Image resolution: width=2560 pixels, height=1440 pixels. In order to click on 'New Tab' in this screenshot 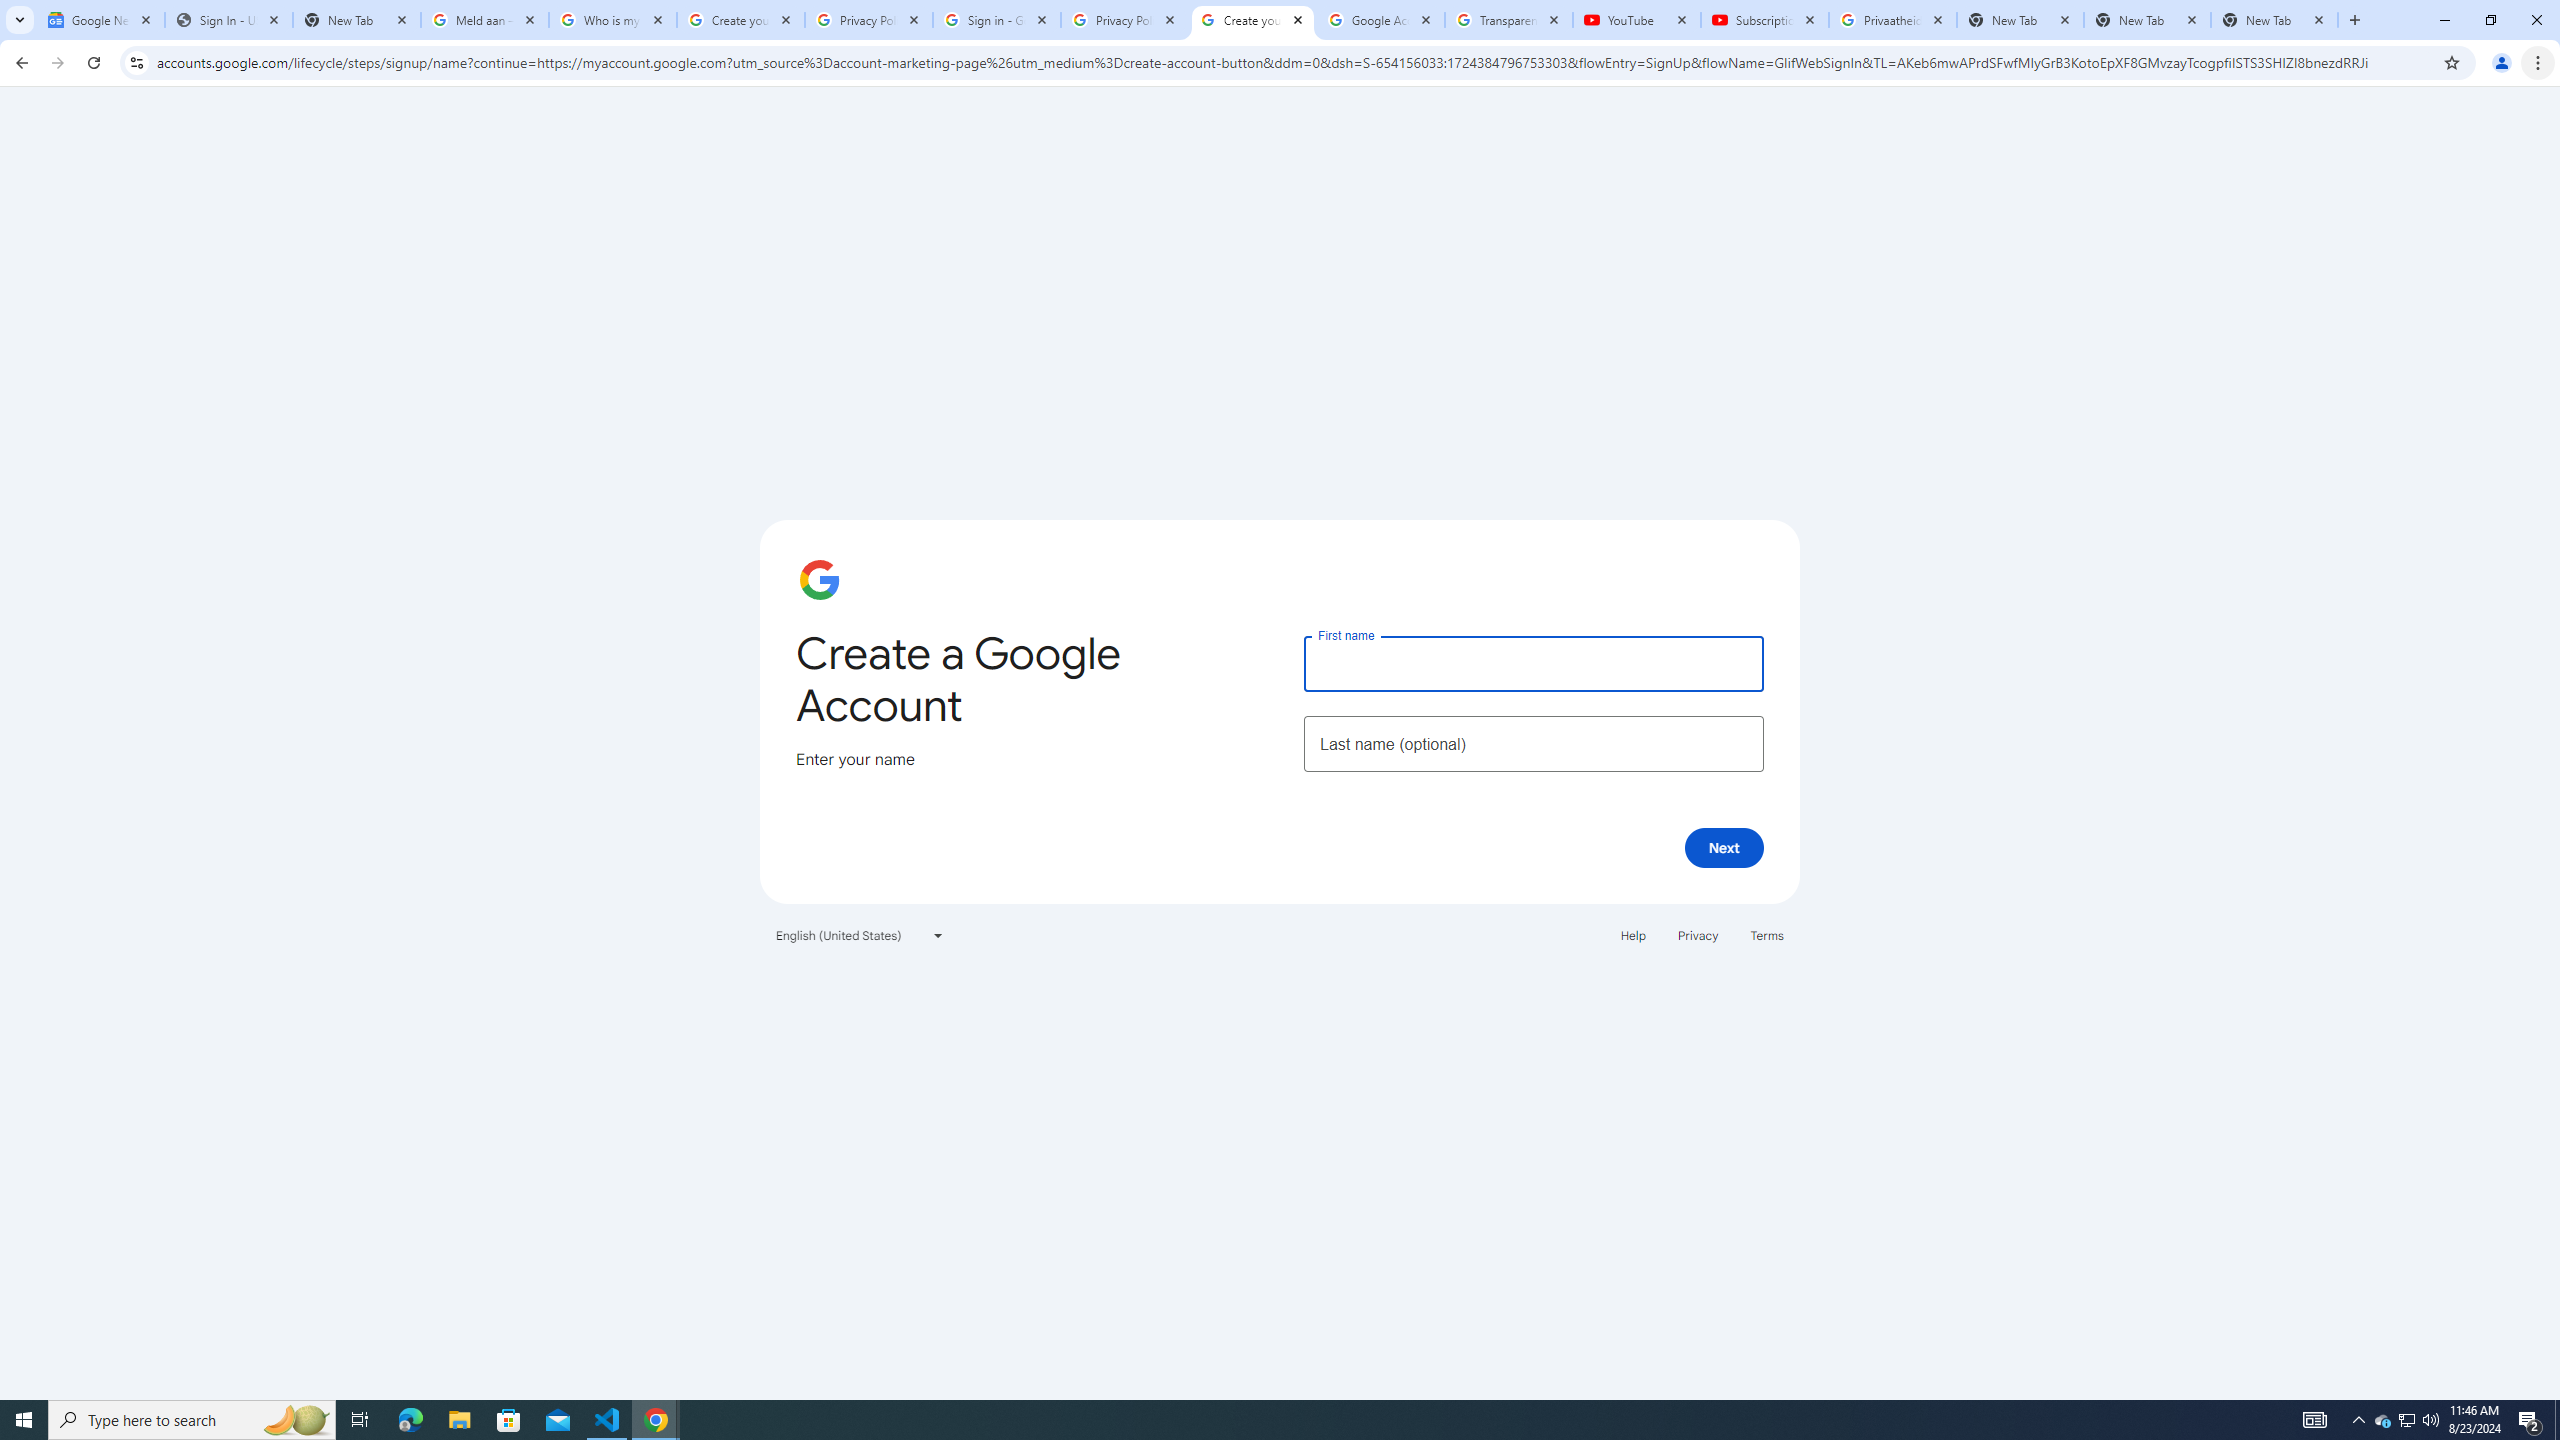, I will do `click(2274, 19)`.